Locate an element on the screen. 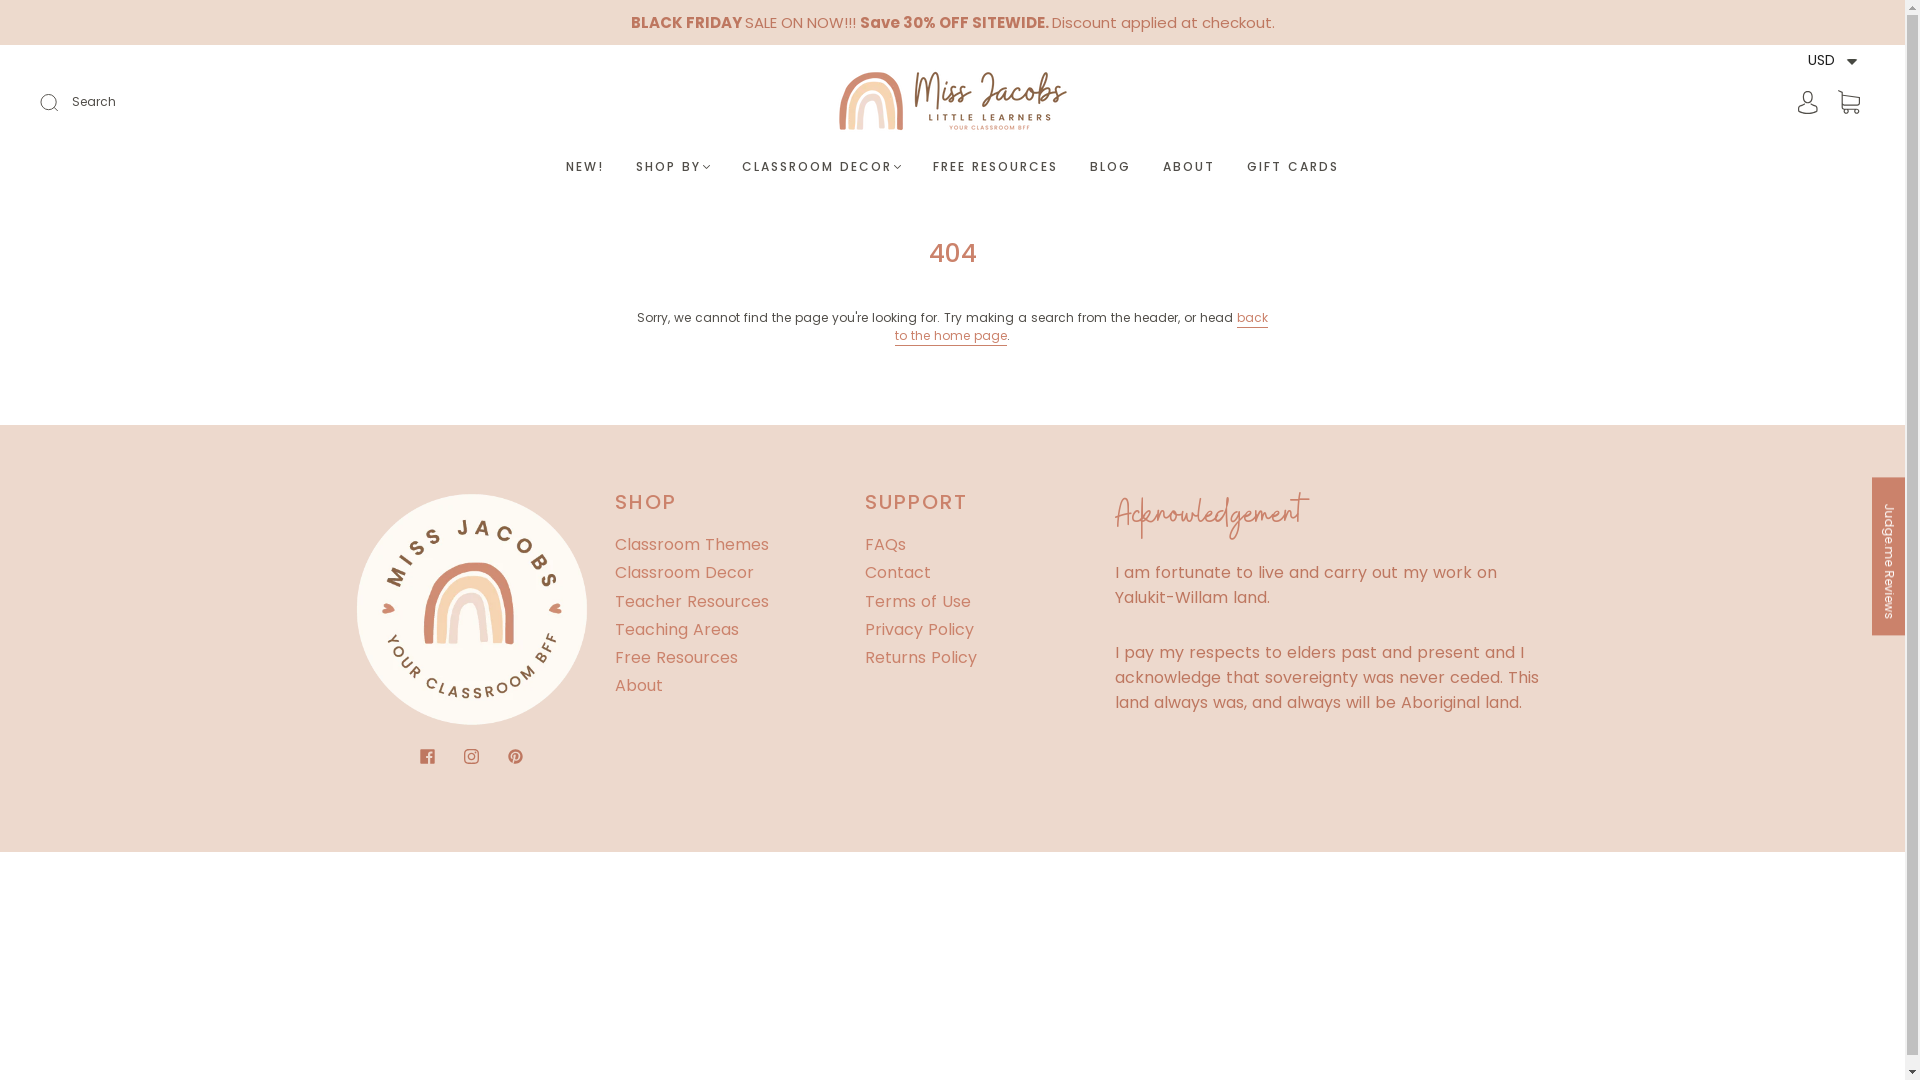 The width and height of the screenshot is (1920, 1080). 'SHOP BY' is located at coordinates (634, 165).